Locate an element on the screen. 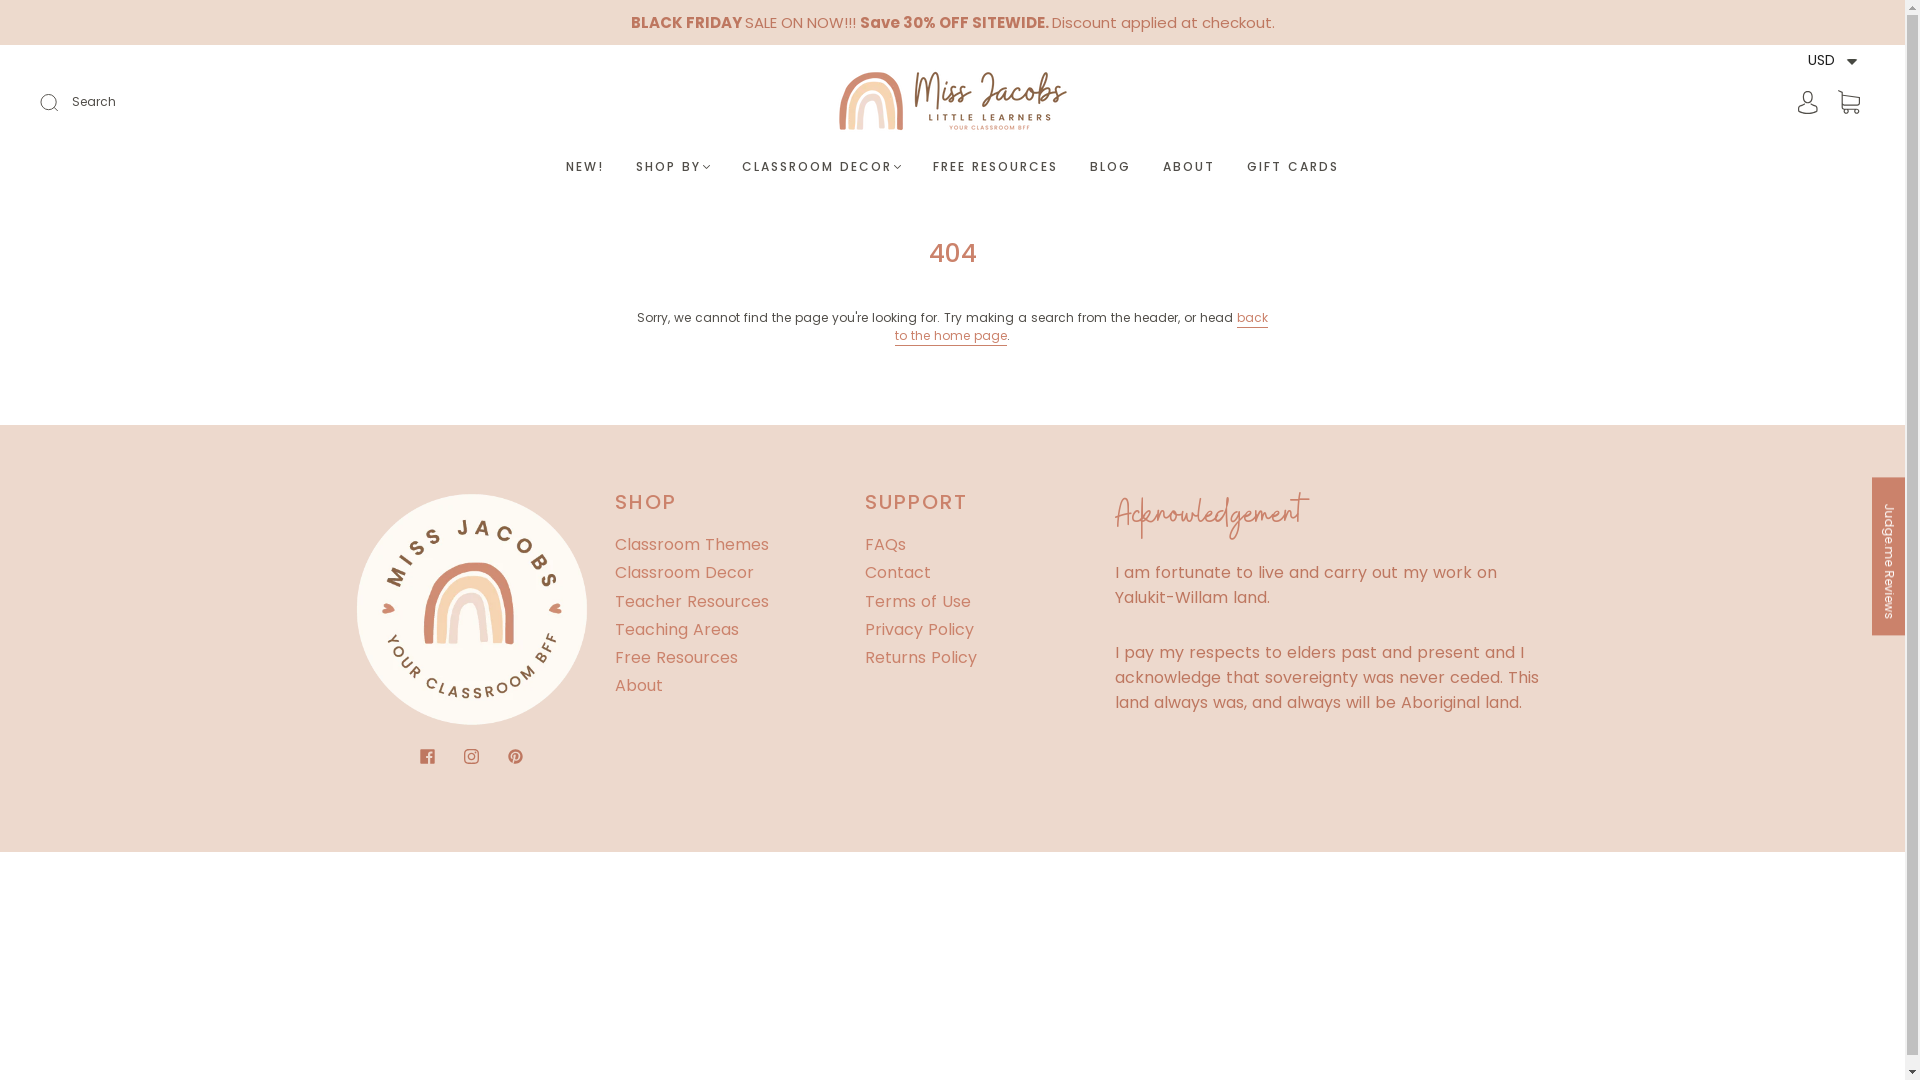 The width and height of the screenshot is (1920, 1080). 'SHOP BY' is located at coordinates (634, 165).